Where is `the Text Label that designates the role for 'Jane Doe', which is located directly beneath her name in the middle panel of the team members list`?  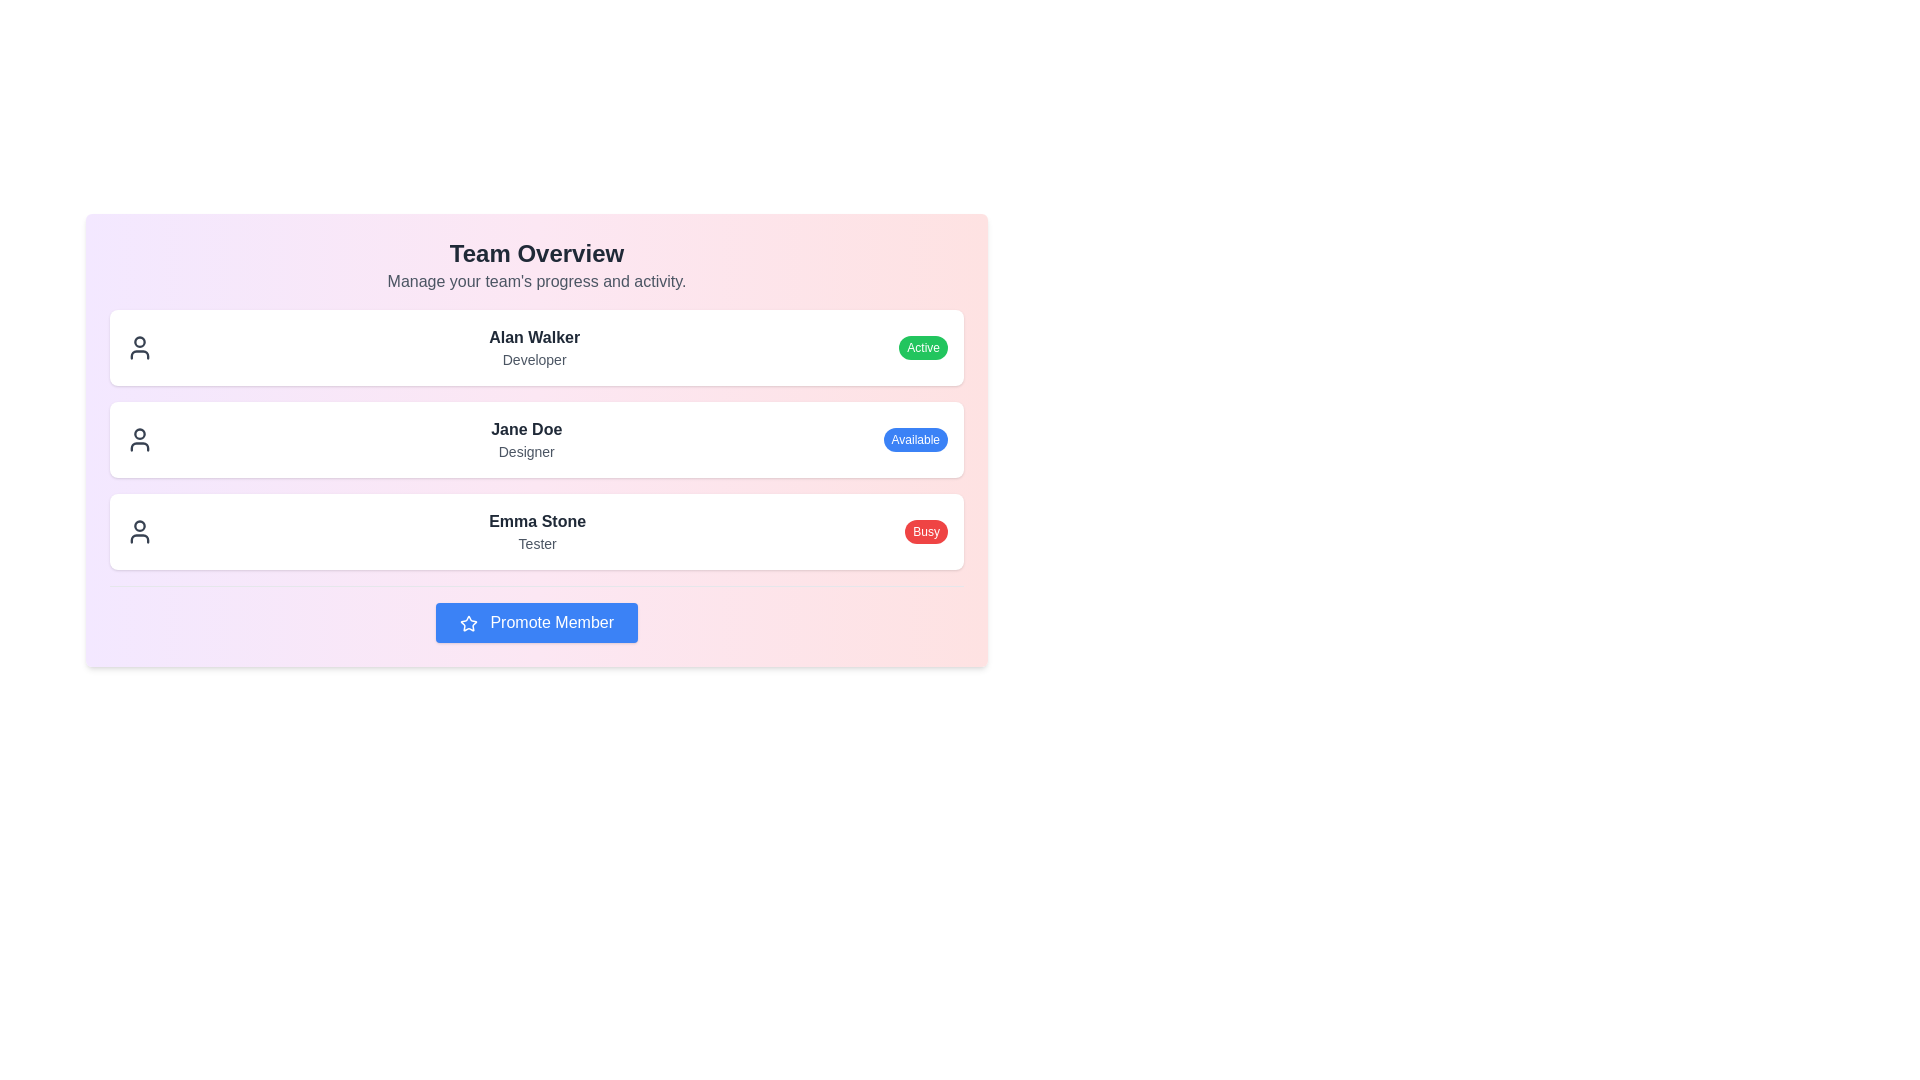
the Text Label that designates the role for 'Jane Doe', which is located directly beneath her name in the middle panel of the team members list is located at coordinates (526, 451).